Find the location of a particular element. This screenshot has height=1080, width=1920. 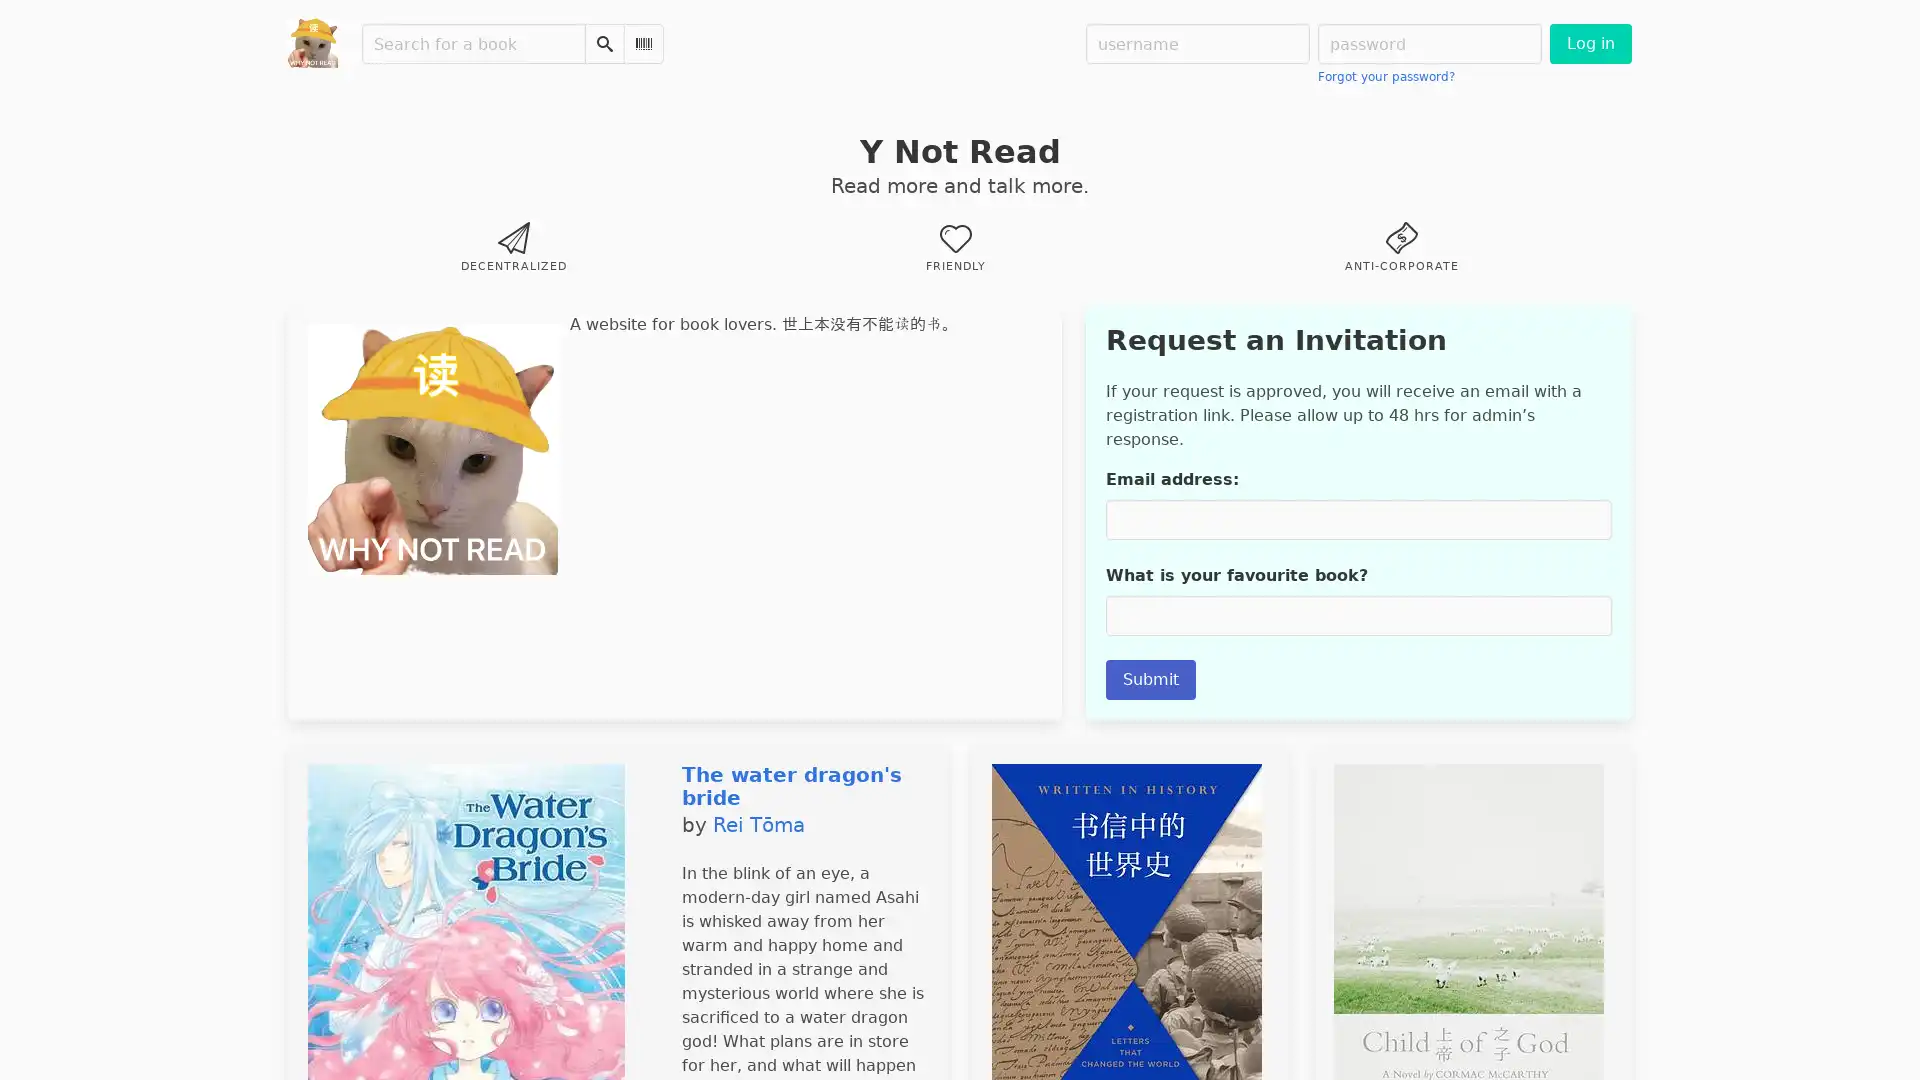

Submit is located at coordinates (1150, 678).